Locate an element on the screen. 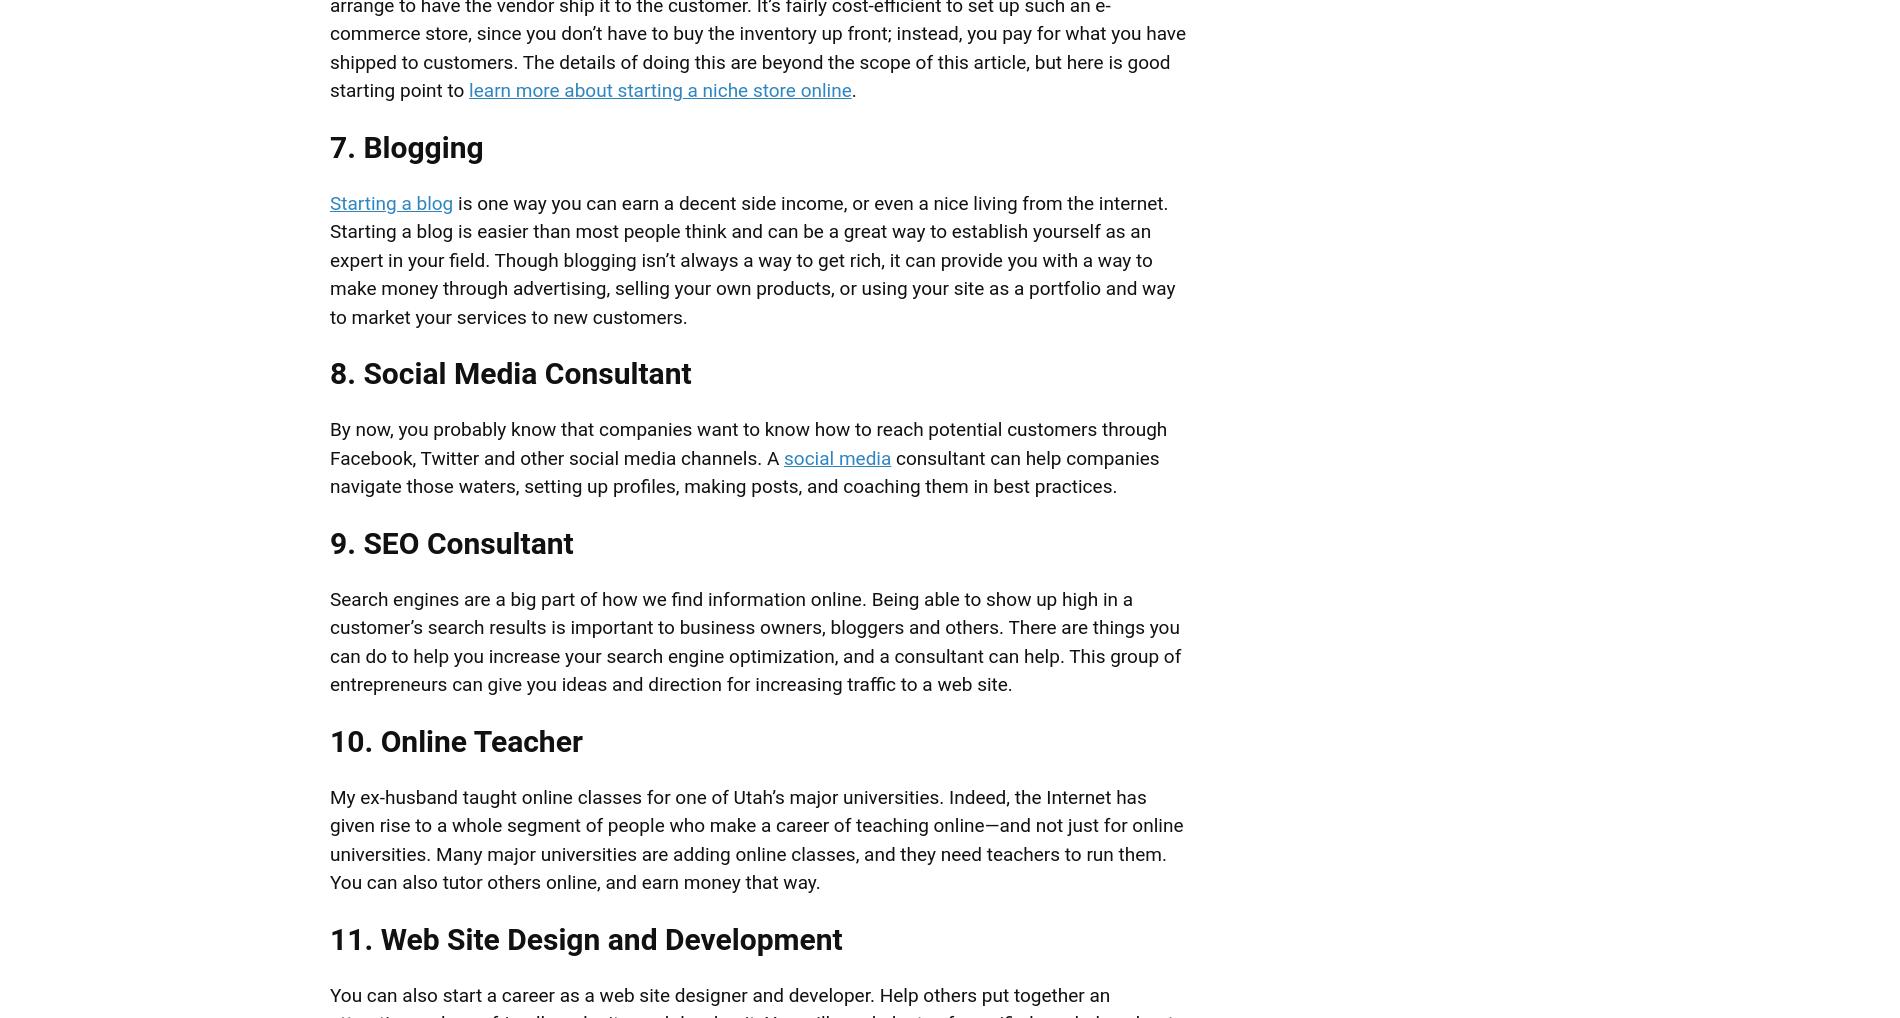  'is one way you can earn a decent side income, or even a nice living from the internet. Starting a blog is easier than most people think and can be a great way to establish yourself as an expert in your field. Though blogging isn’t always a way to get rich, it can provide you with a way to make money through advertising, selling your own products, or using your site as a portfolio and way to market your services to new customers.' is located at coordinates (751, 259).